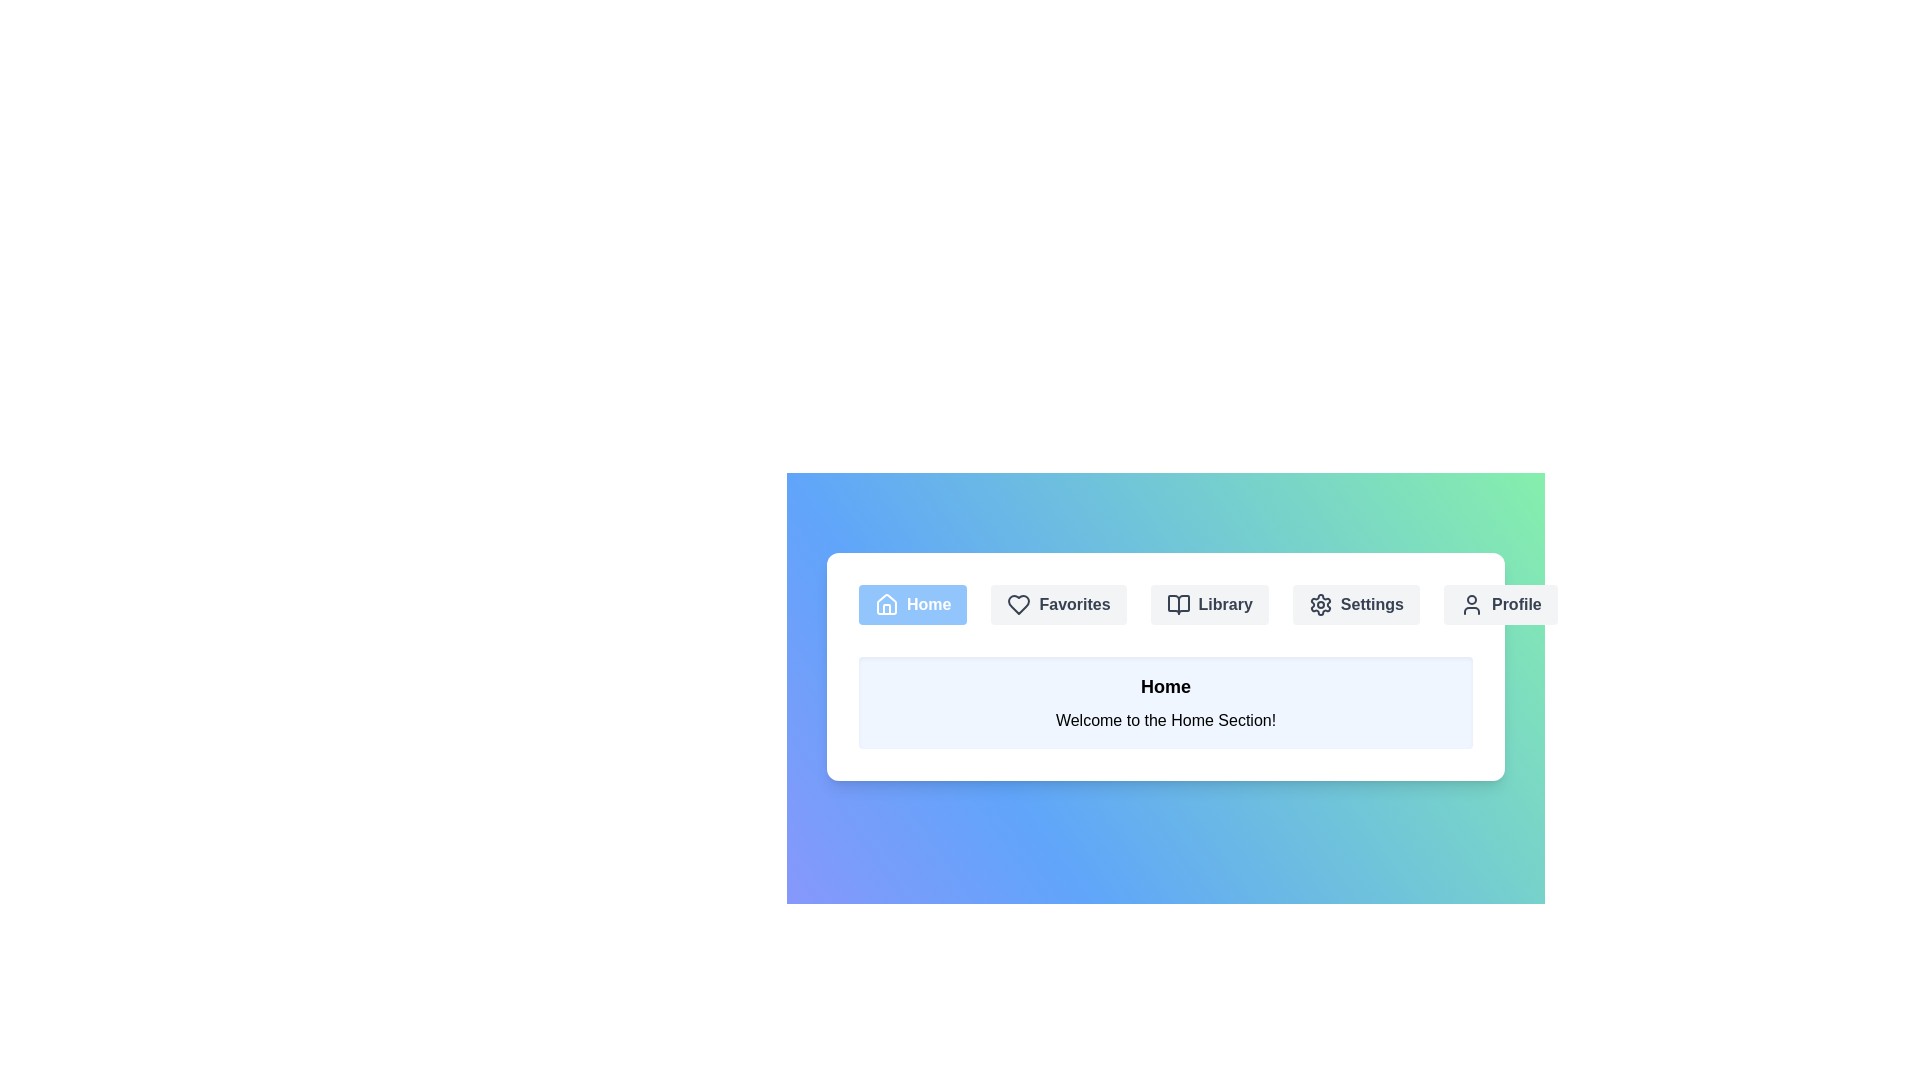  What do you see at coordinates (1074, 604) in the screenshot?
I see `the 'Favorites' text label in the navigation bar, which is styled in a bold font and positioned to the right of a heart icon` at bounding box center [1074, 604].